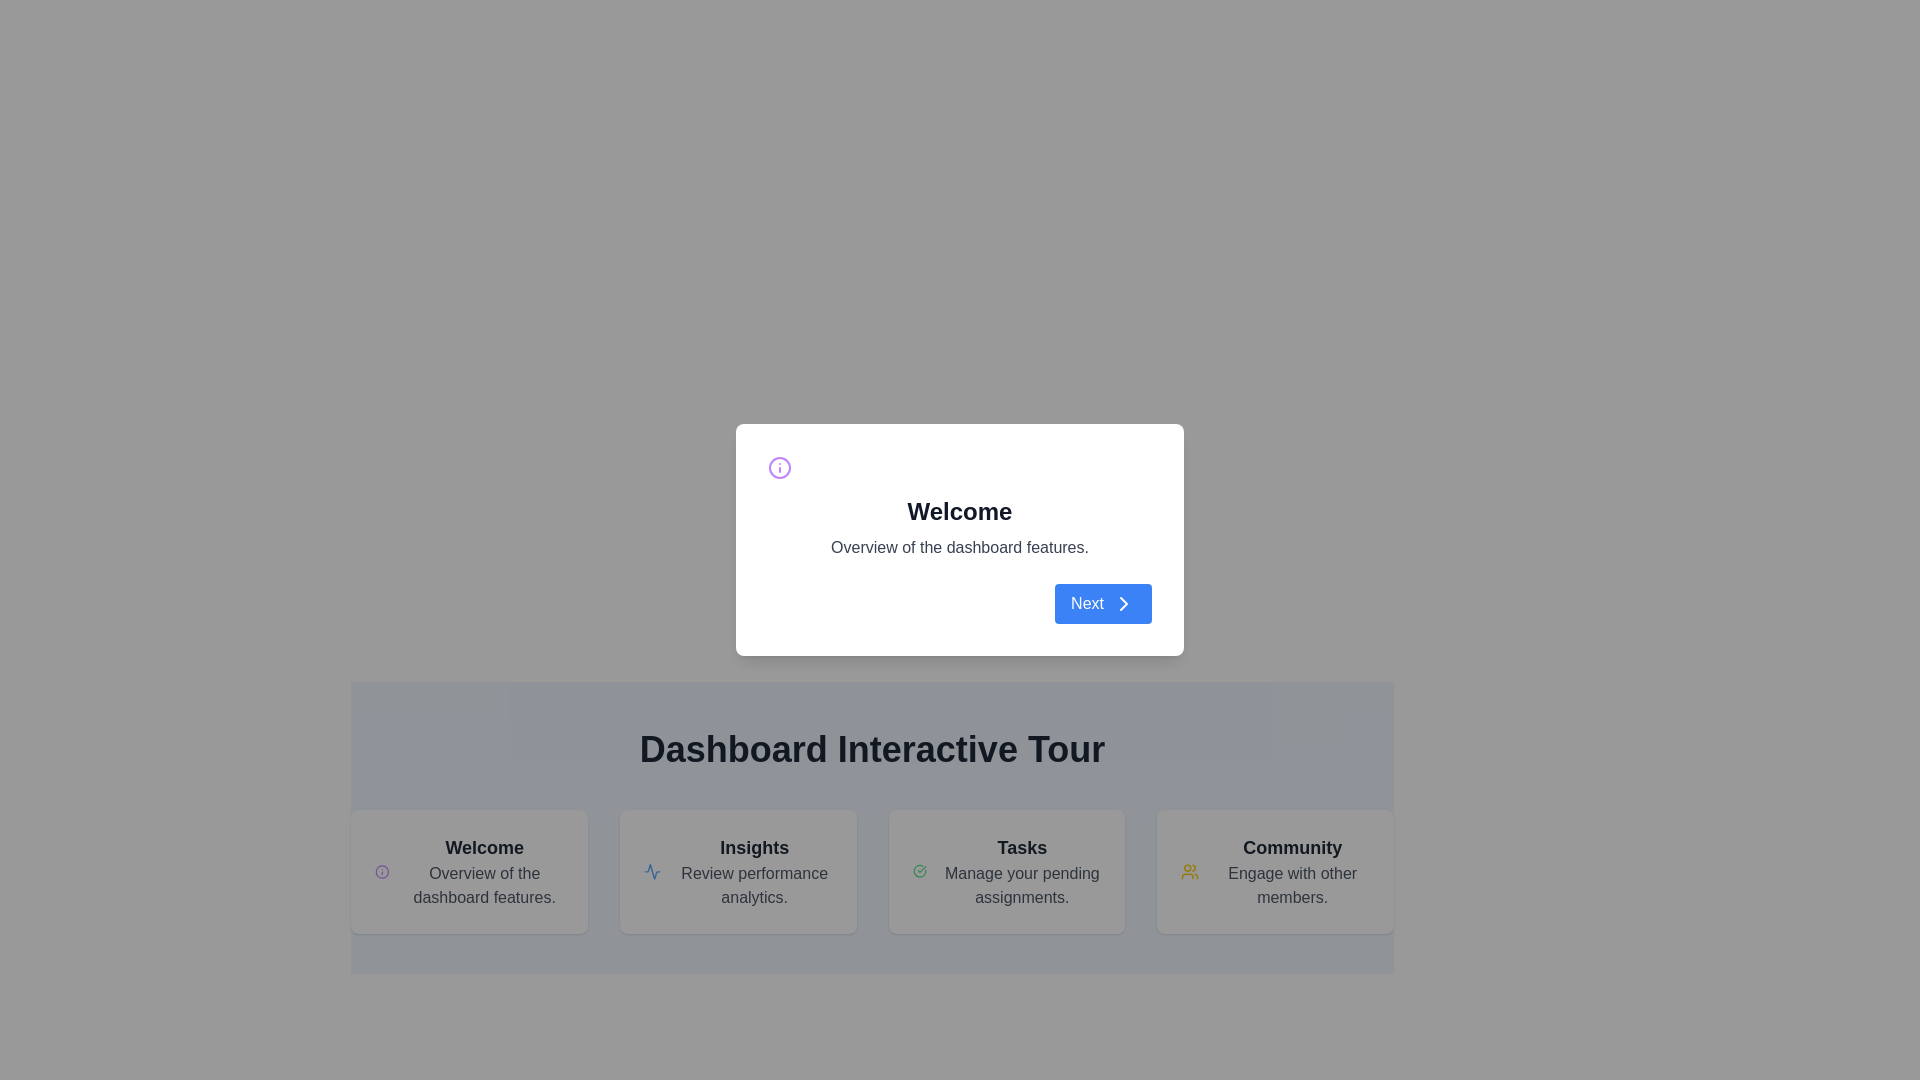  I want to click on the circular icon with a green checkmark inside, located to the left of the text 'Tasks Manage your pending assignments.' in the 'Tasks' card under the 'Dashboard Interactive Tour', so click(919, 870).